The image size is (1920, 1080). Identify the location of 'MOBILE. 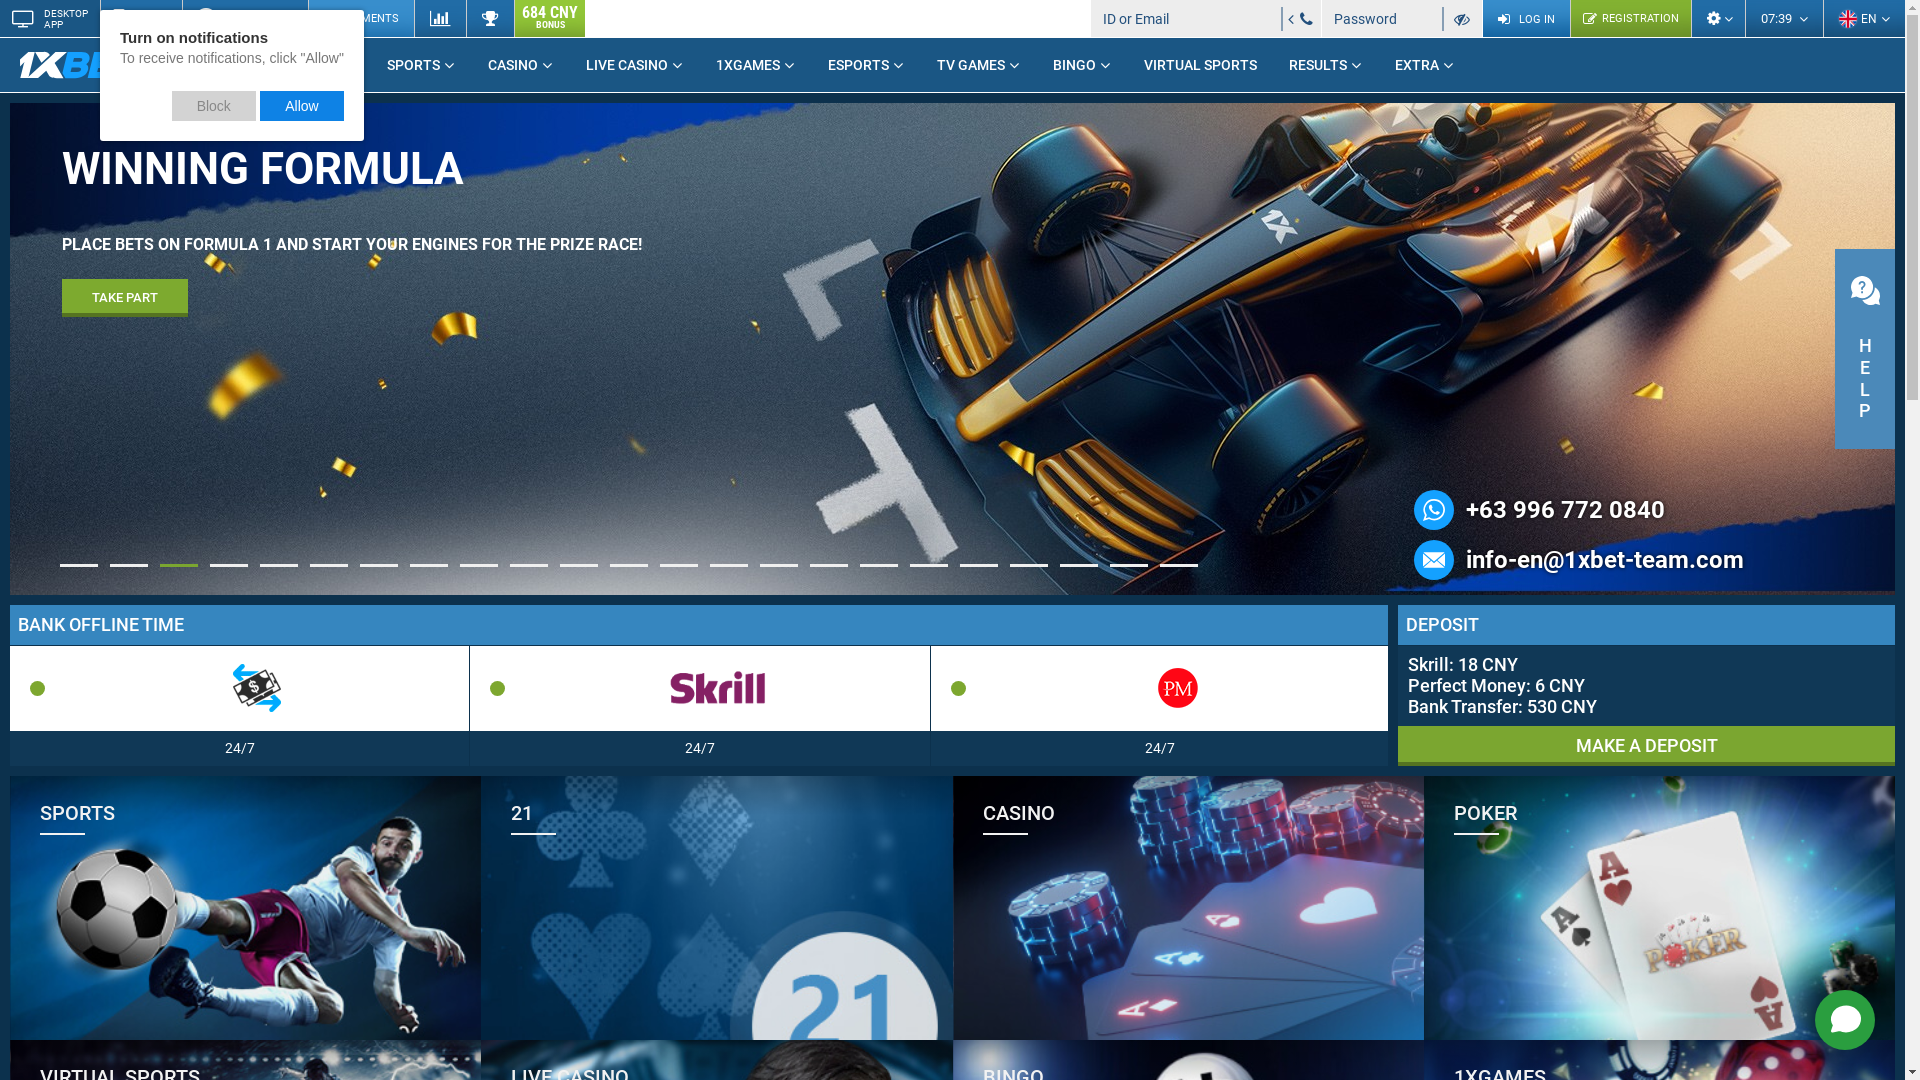
(99, 18).